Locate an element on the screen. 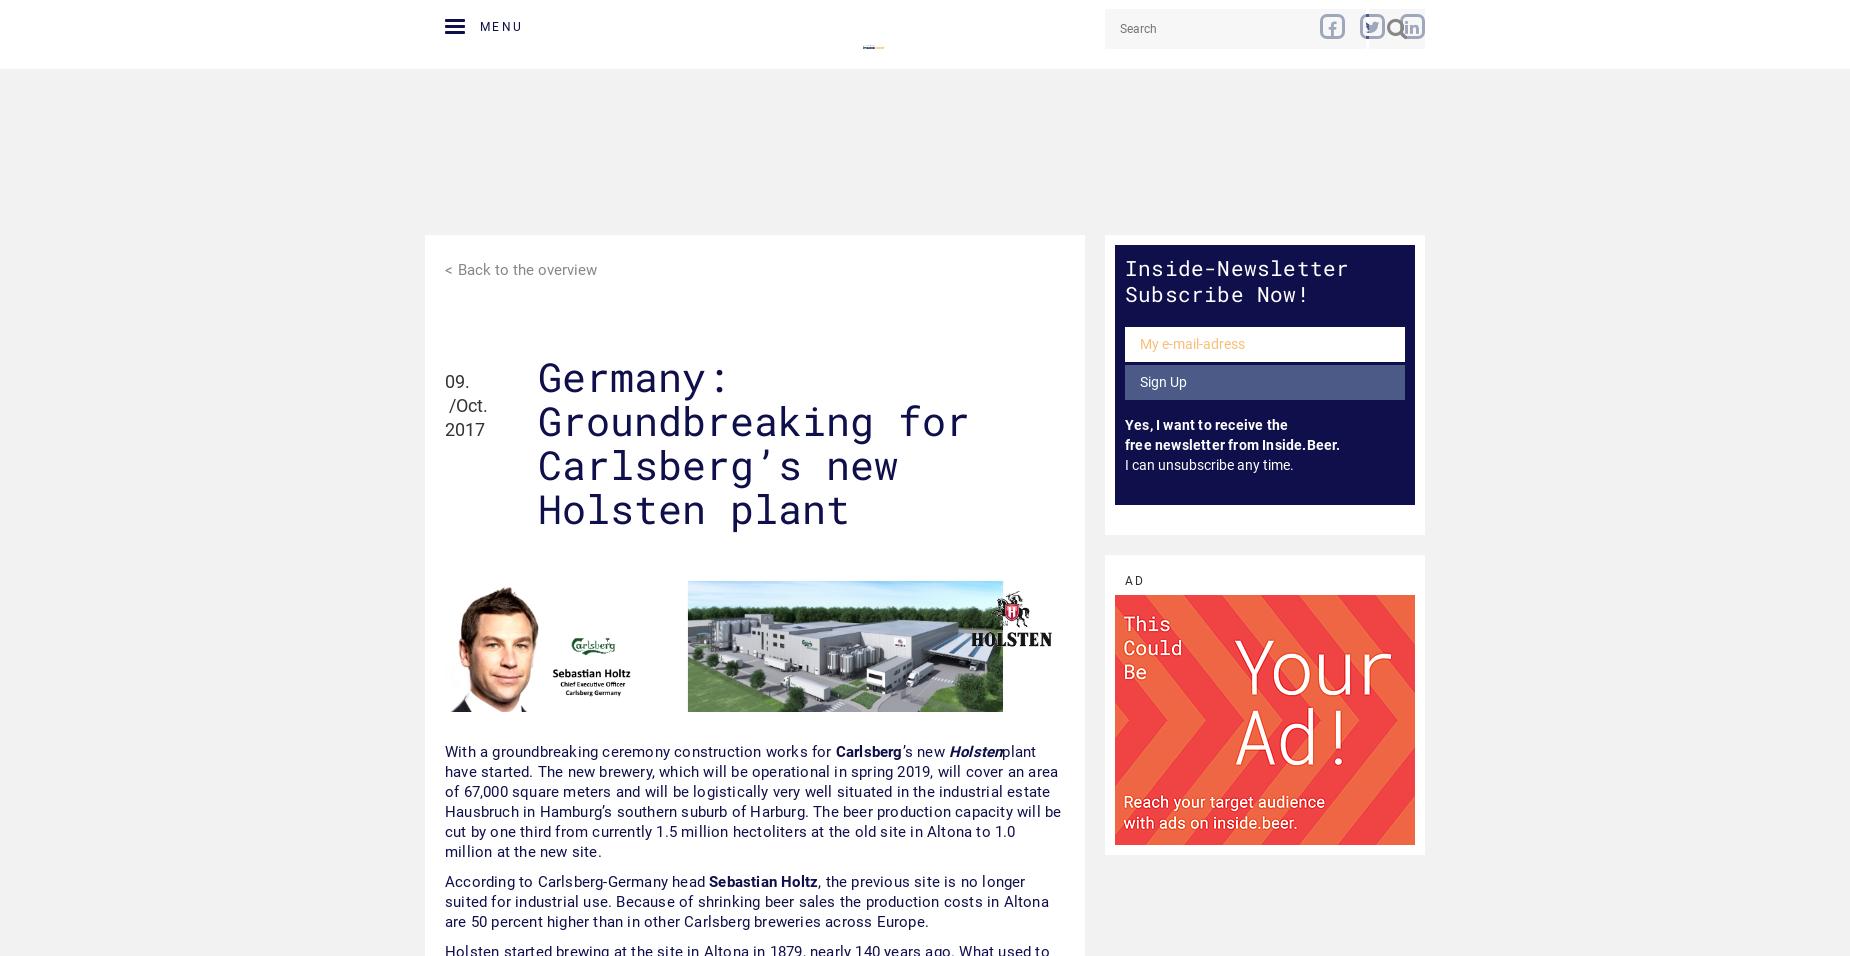  'Holsten' is located at coordinates (974, 750).